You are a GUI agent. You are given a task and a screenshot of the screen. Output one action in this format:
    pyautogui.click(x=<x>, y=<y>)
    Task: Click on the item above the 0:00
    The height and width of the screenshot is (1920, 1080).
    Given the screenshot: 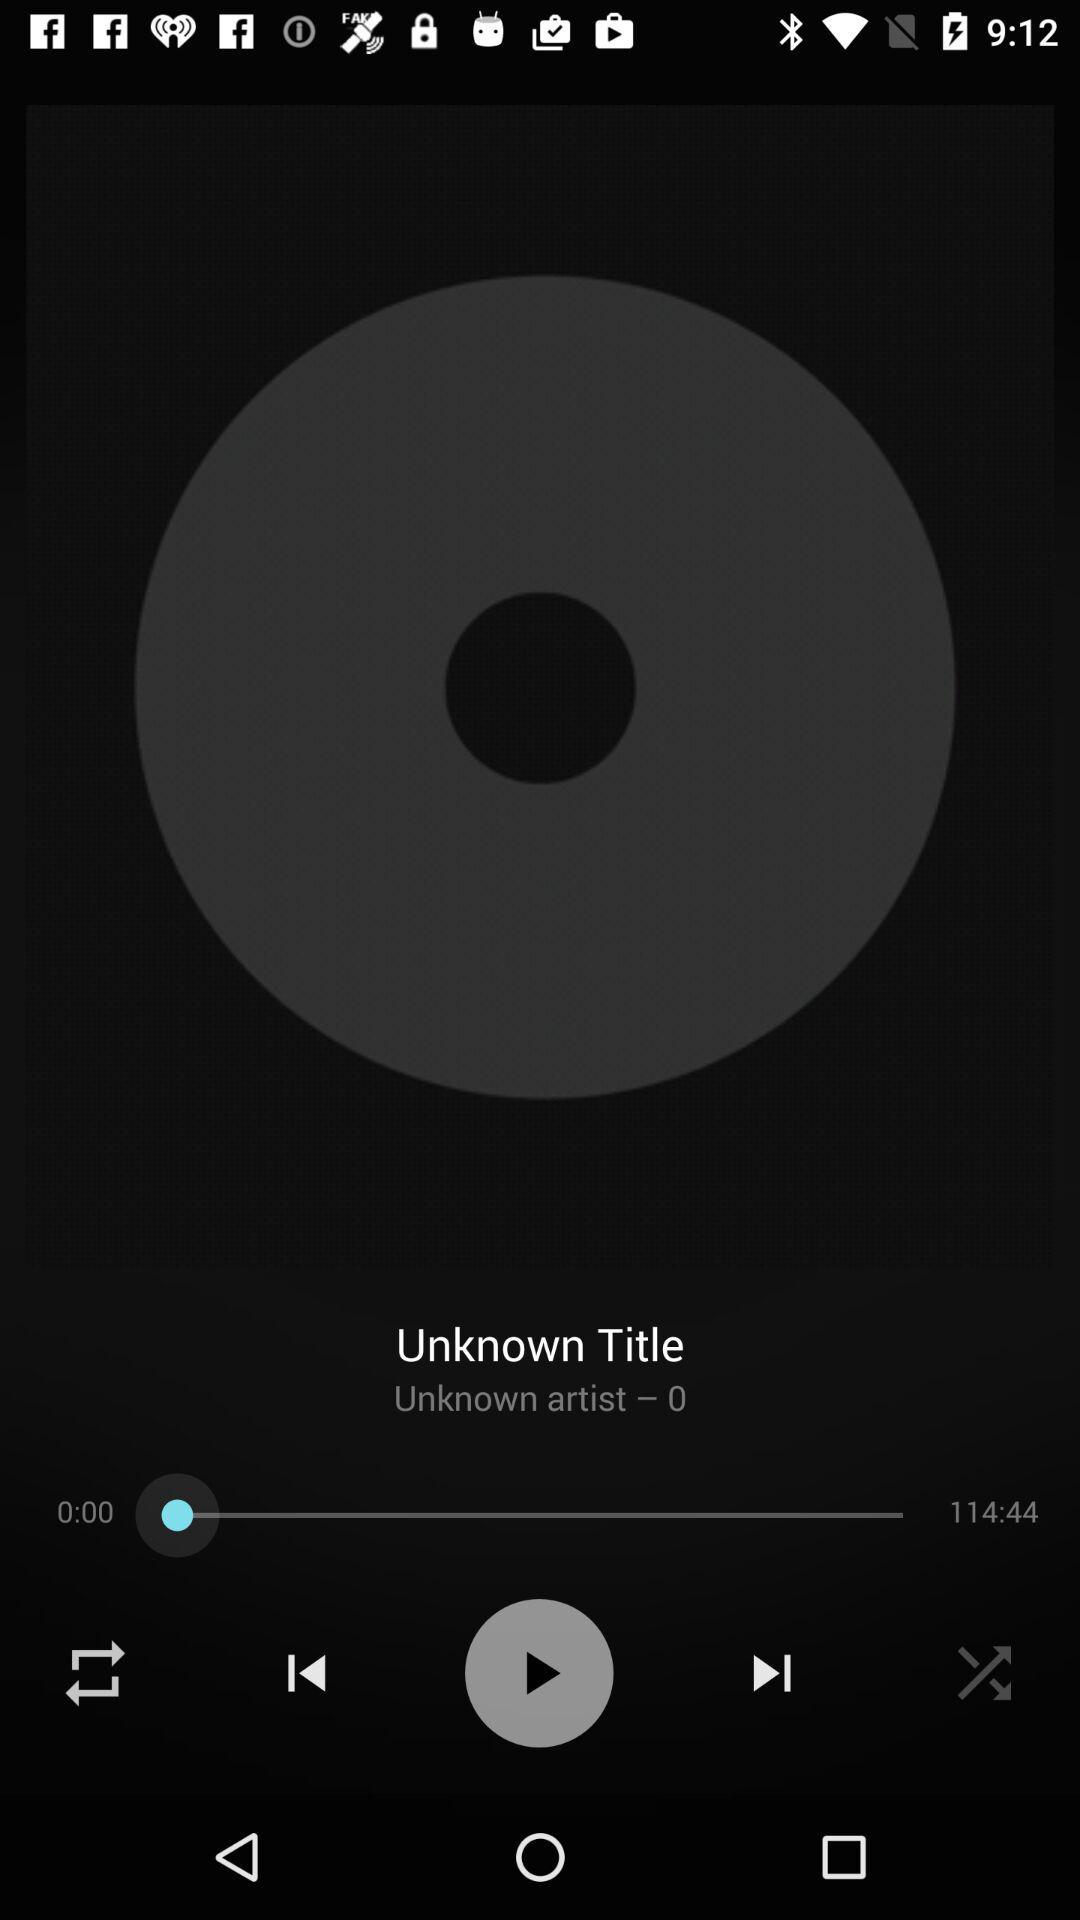 What is the action you would take?
    pyautogui.click(x=540, y=1415)
    